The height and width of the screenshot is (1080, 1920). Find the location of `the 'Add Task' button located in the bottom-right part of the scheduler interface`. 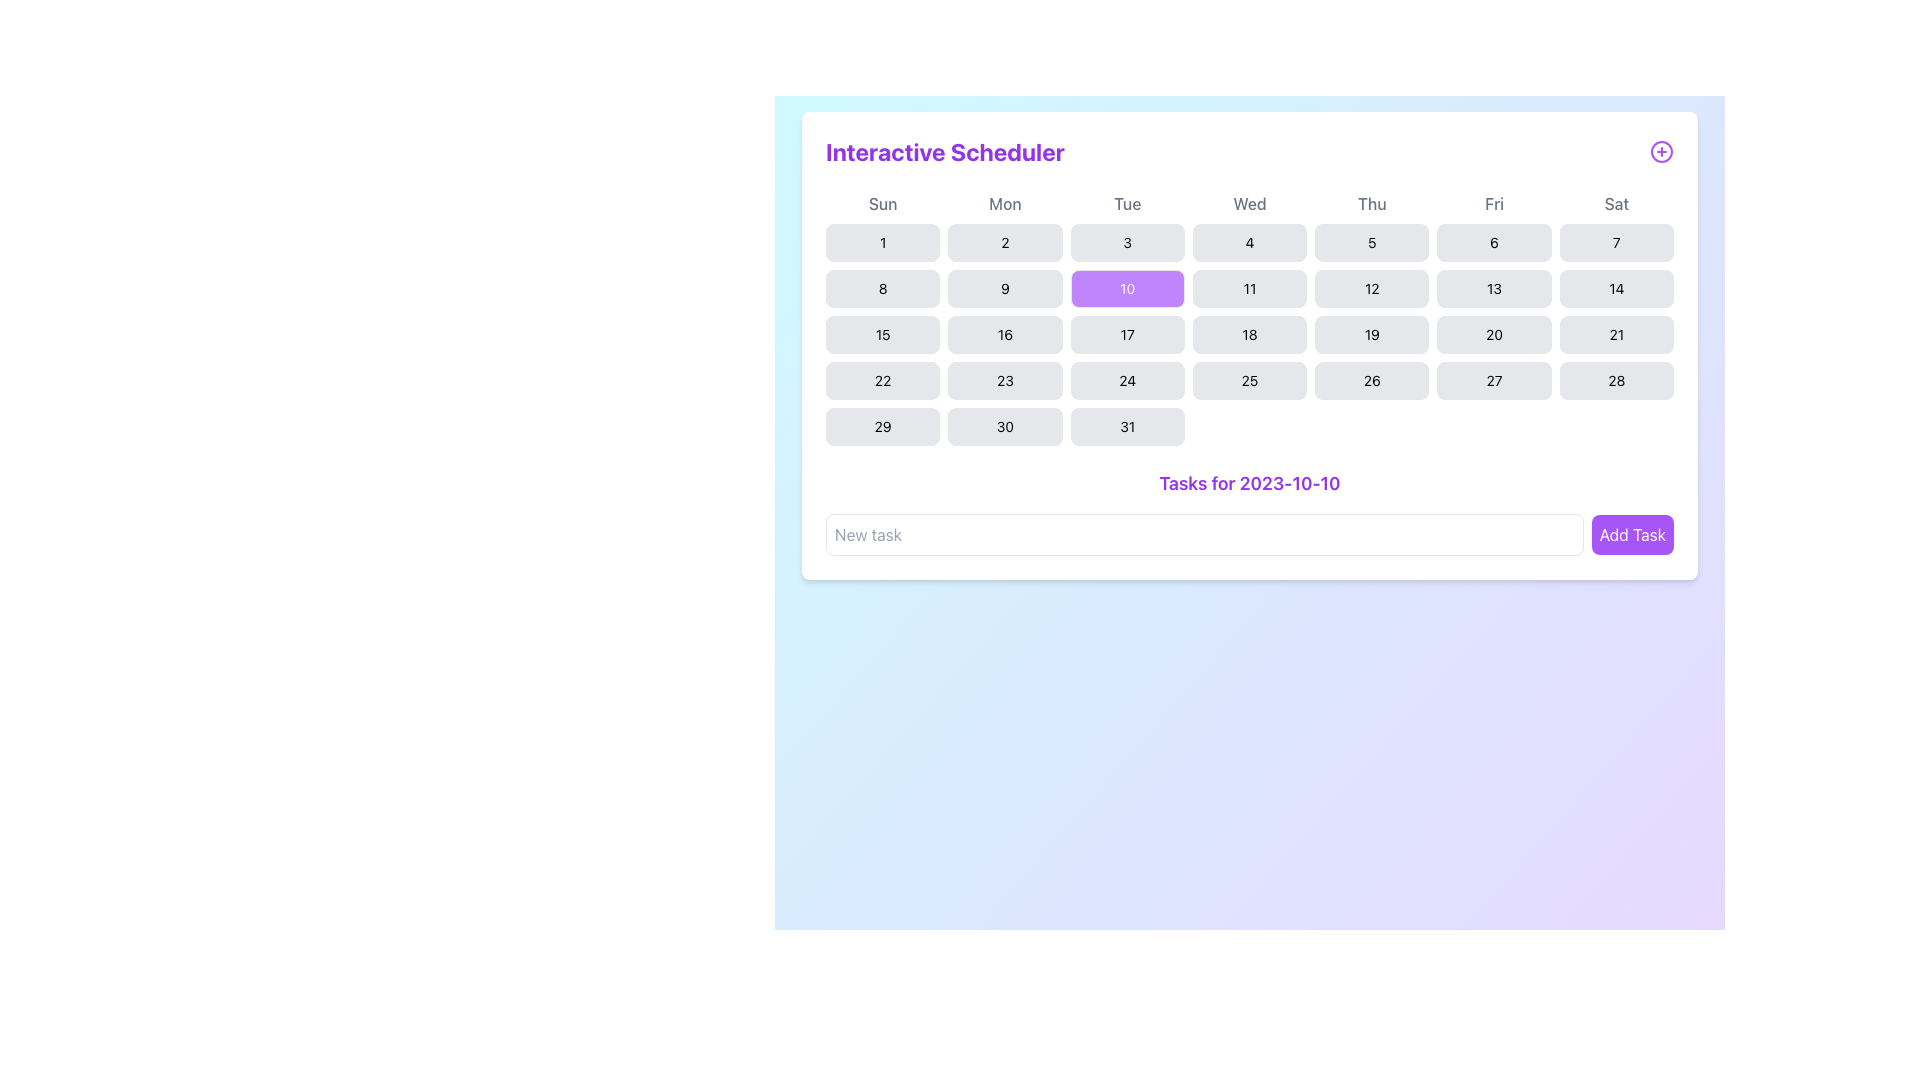

the 'Add Task' button located in the bottom-right part of the scheduler interface is located at coordinates (1632, 534).